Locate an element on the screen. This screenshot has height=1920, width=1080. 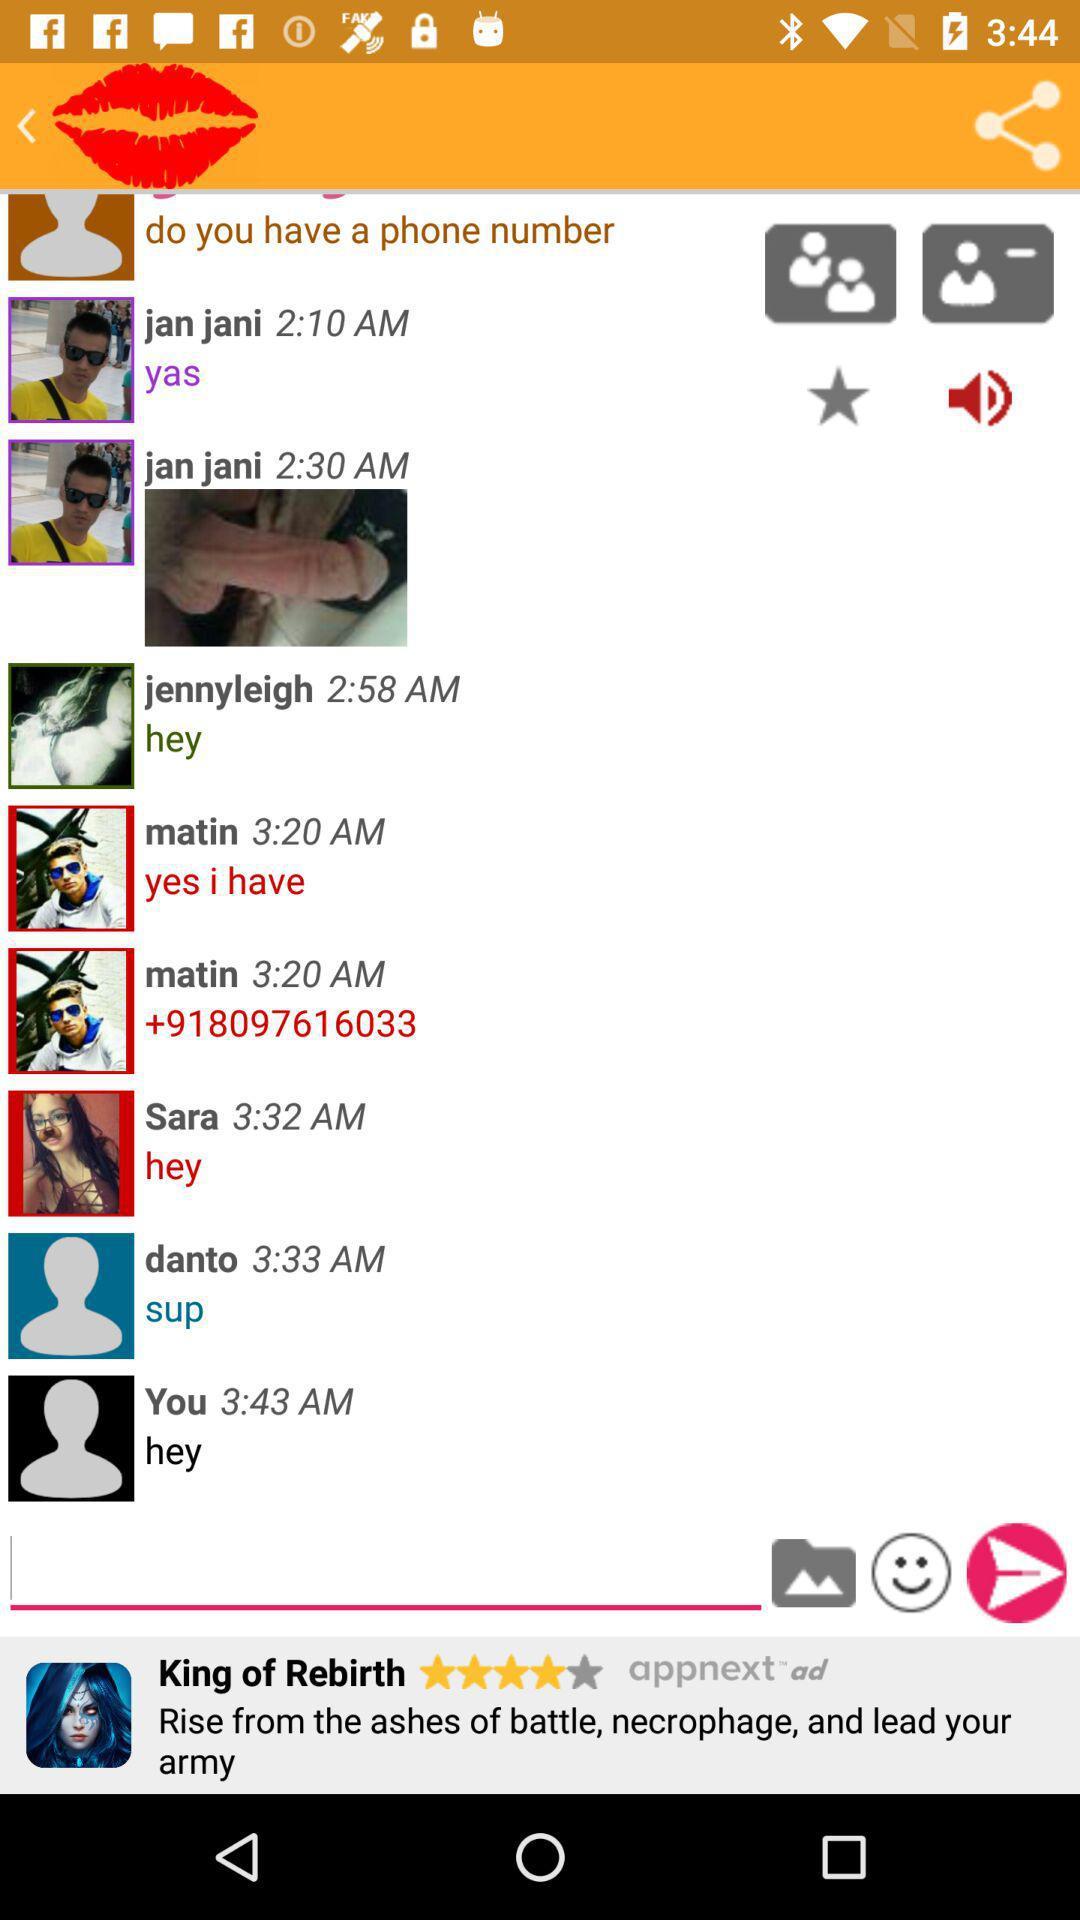
fullsize photo is located at coordinates (276, 566).